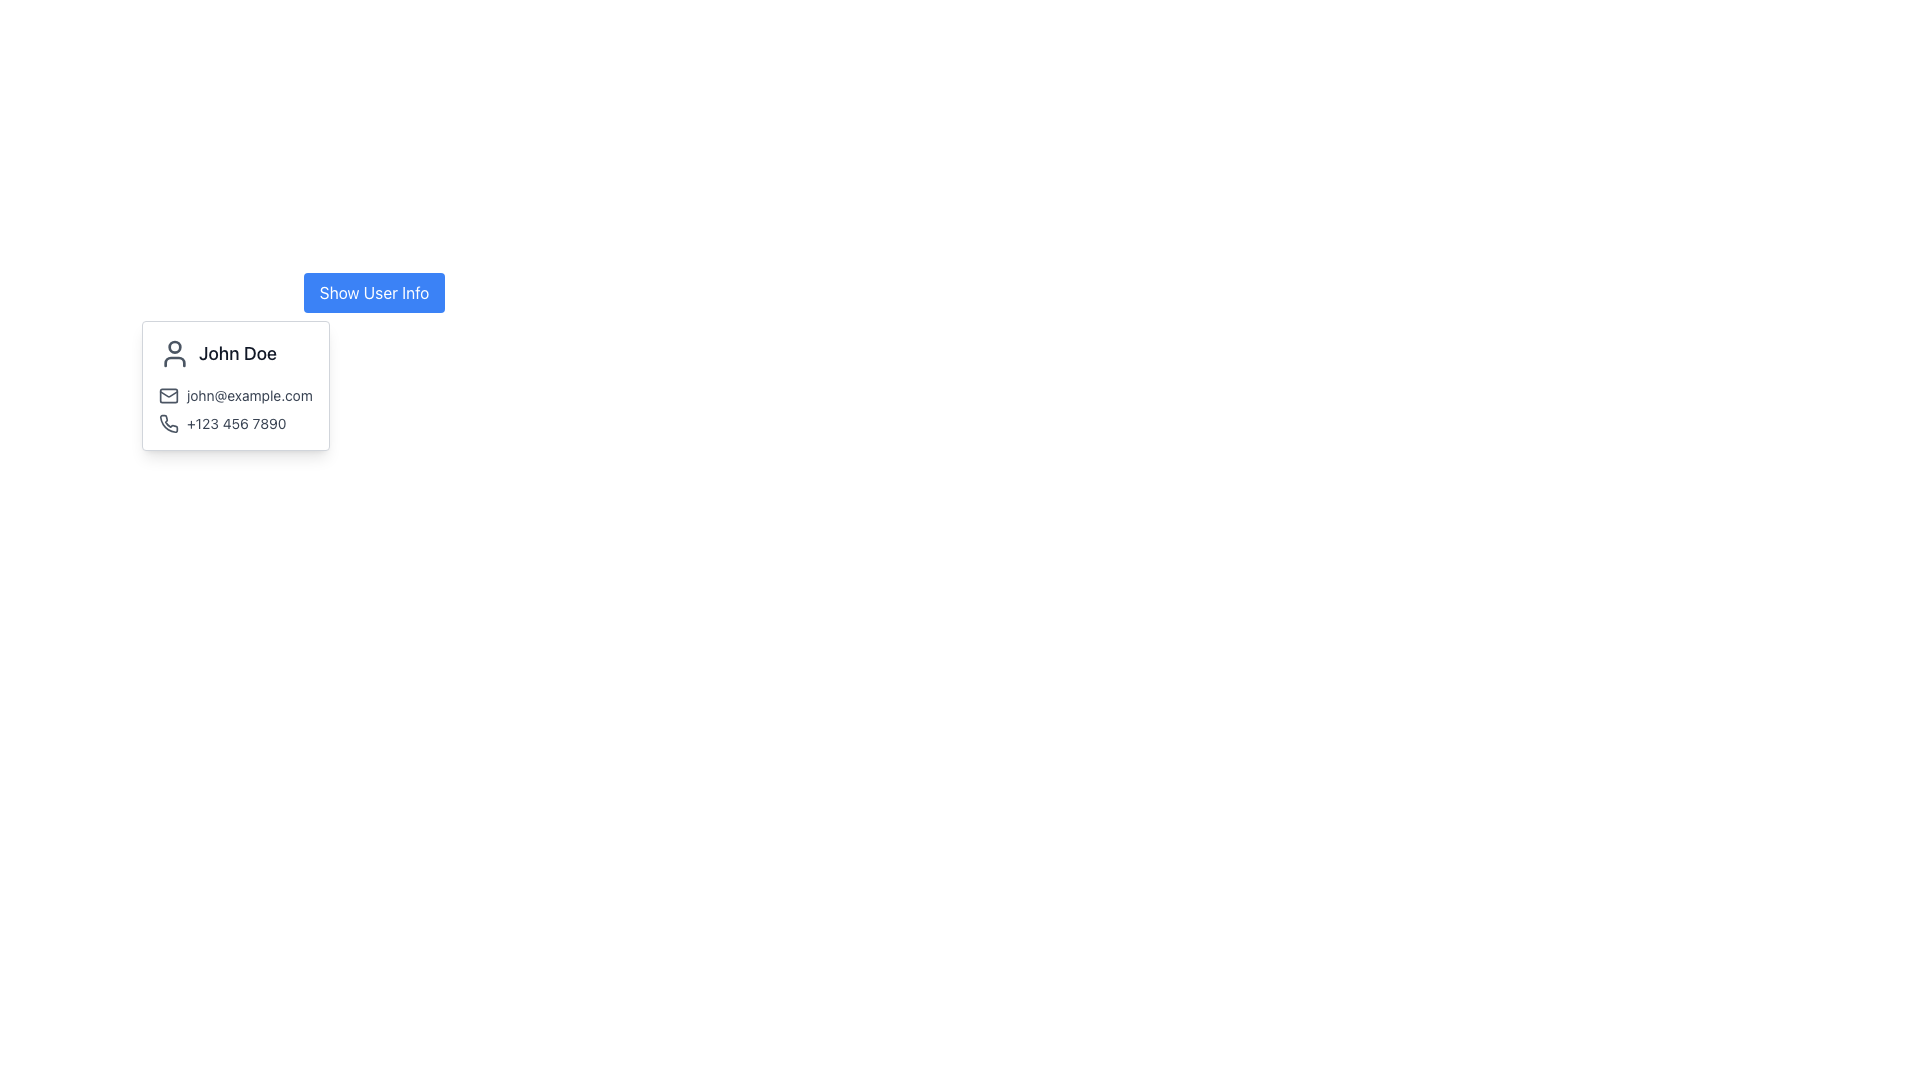 This screenshot has height=1080, width=1920. What do you see at coordinates (235, 396) in the screenshot?
I see `the email address 'john@example.com' displayed in the contact card of user 'John Doe', which is located below the name and above the phone number, with an envelope icon to the left` at bounding box center [235, 396].